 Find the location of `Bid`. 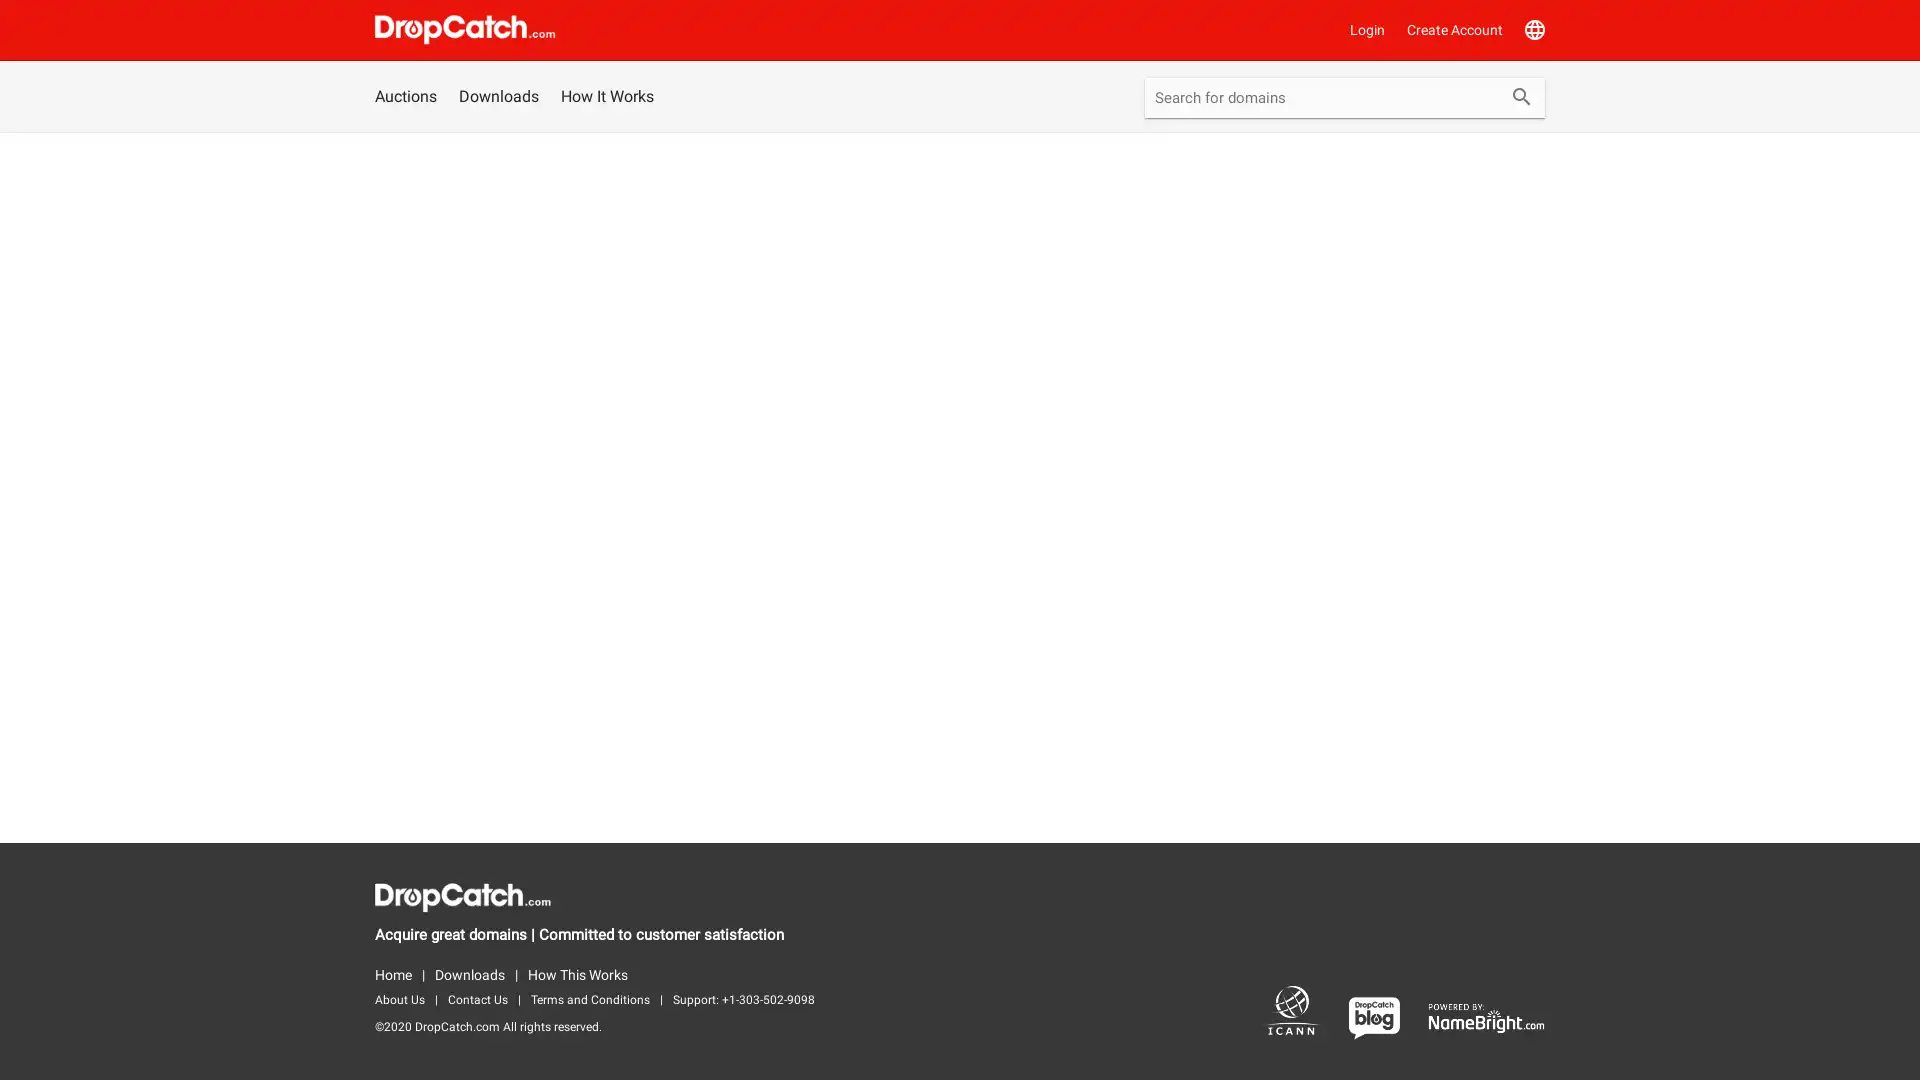

Bid is located at coordinates (1502, 928).